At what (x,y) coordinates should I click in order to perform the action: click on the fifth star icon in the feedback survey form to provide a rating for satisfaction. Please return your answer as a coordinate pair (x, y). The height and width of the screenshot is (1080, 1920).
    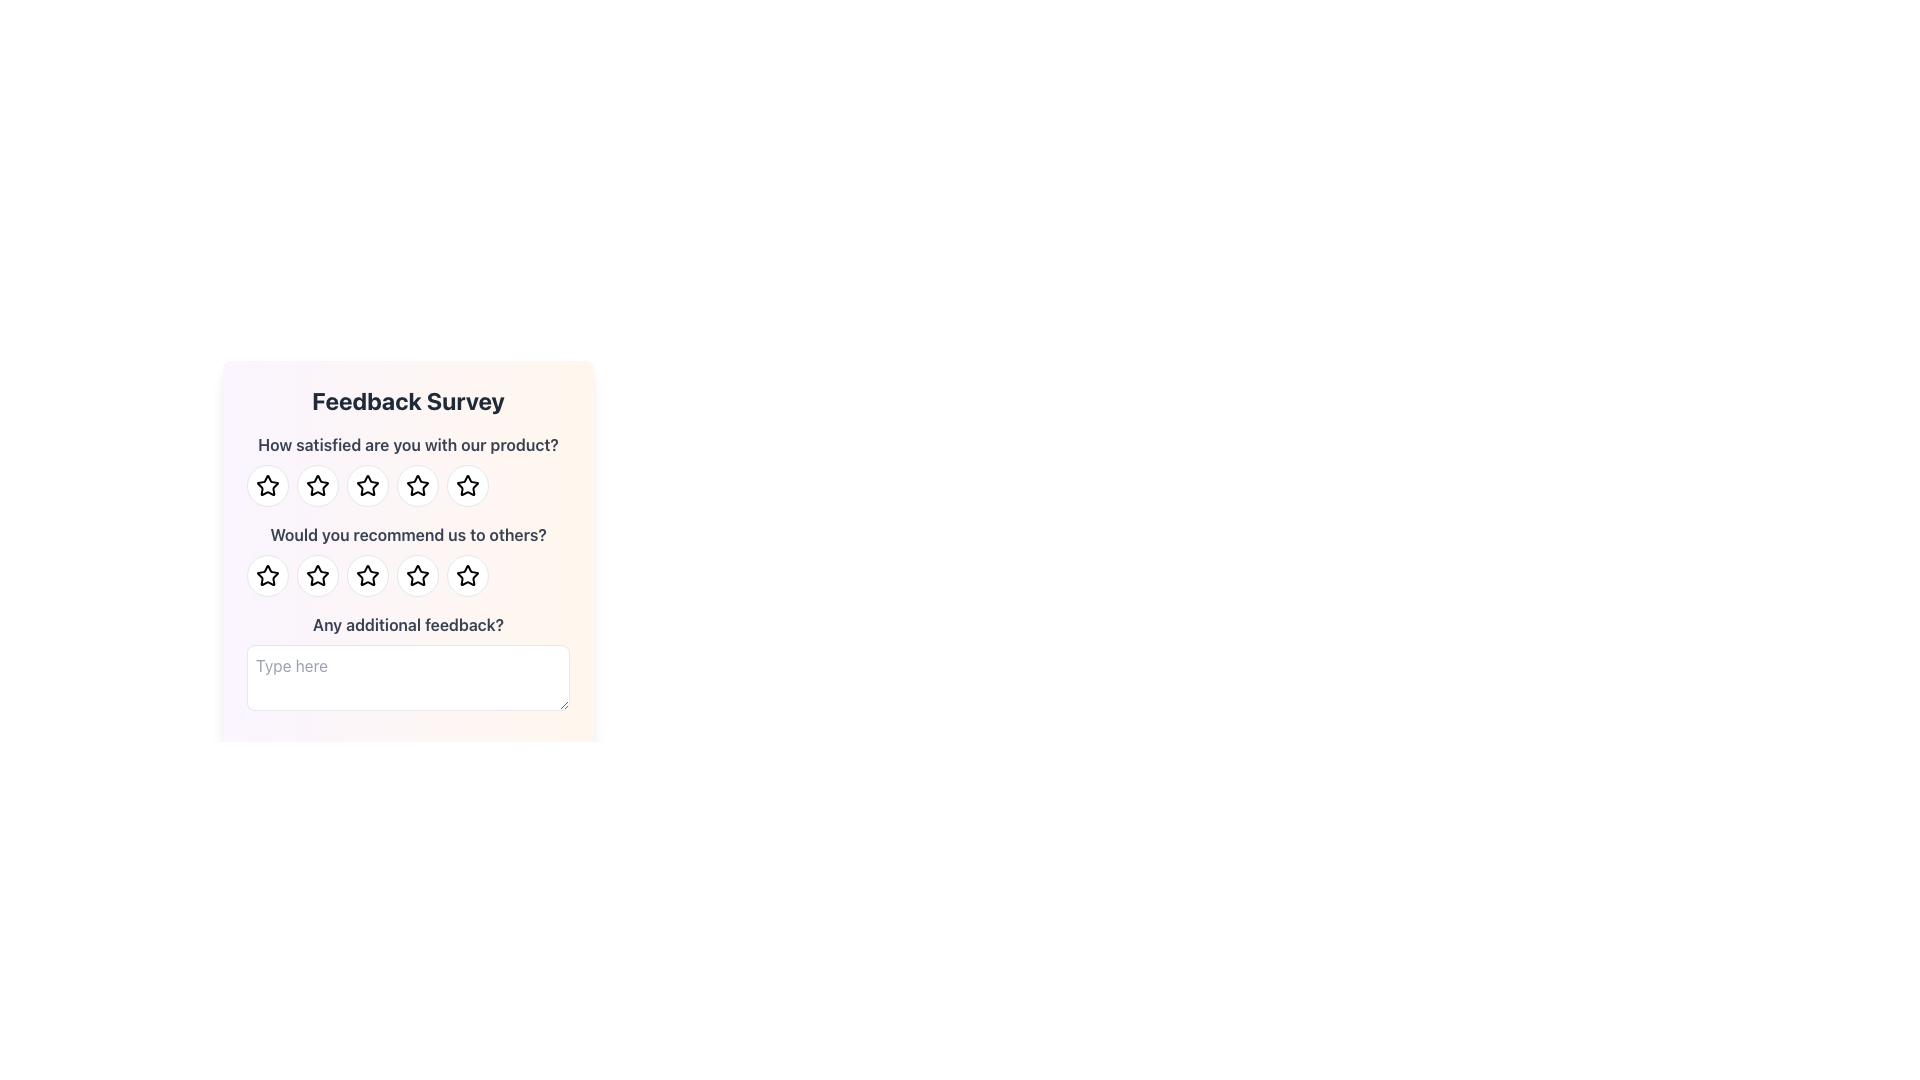
    Looking at the image, I should click on (466, 485).